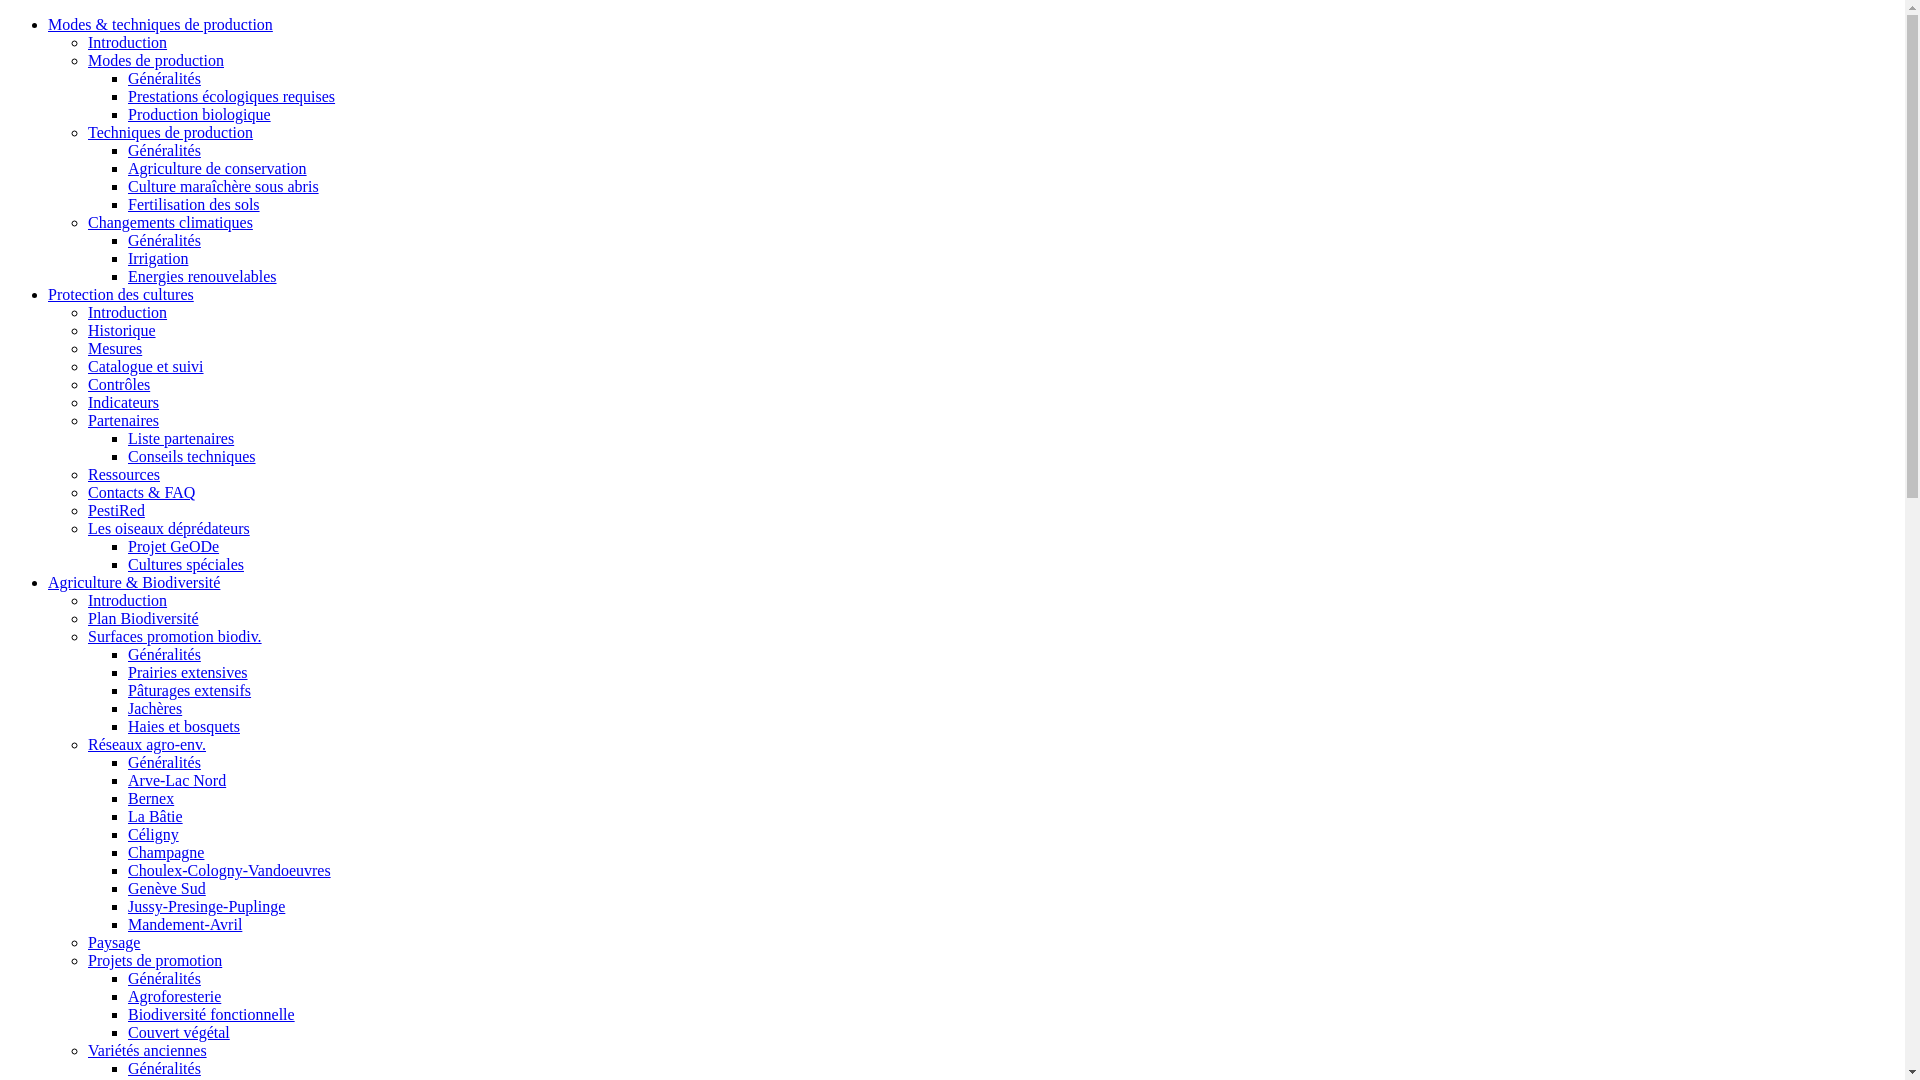 This screenshot has height=1080, width=1920. I want to click on 'Agroforesterie', so click(174, 996).